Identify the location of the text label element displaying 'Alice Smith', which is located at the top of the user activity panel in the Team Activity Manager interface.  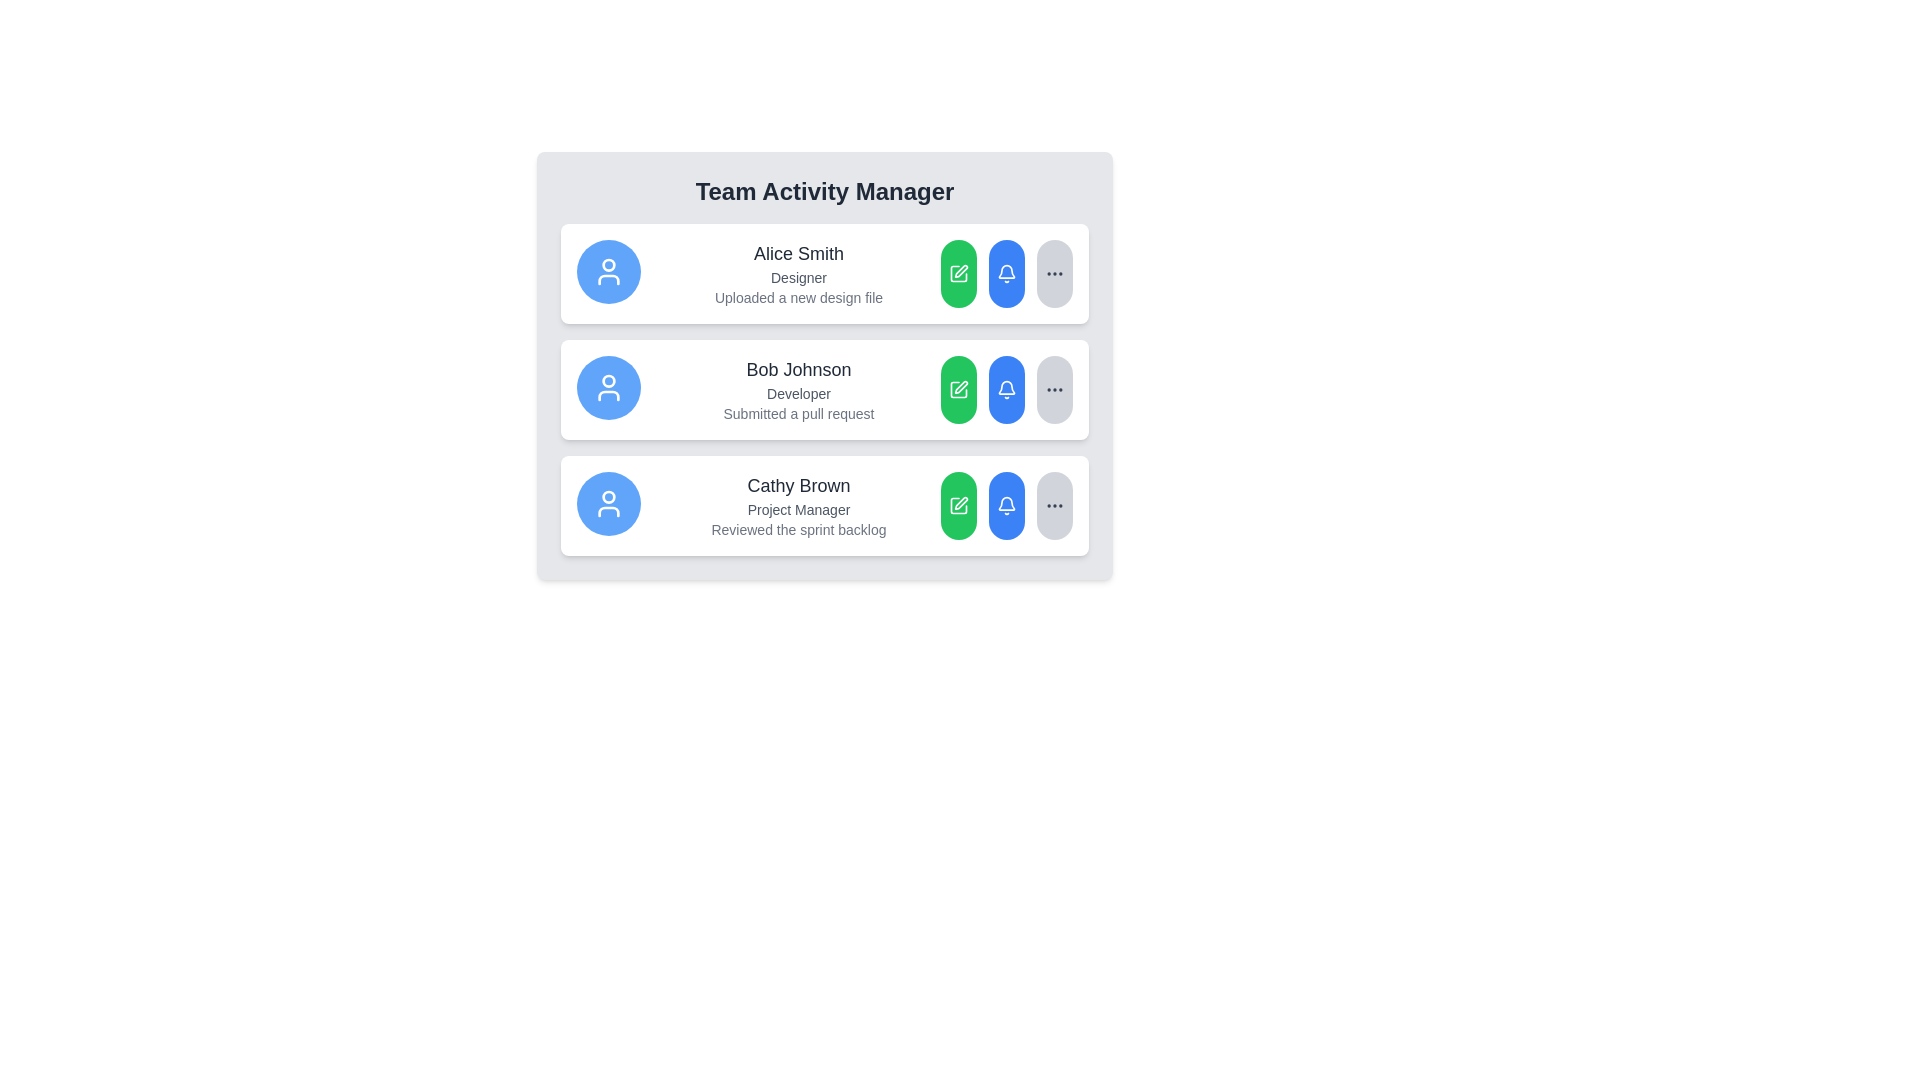
(797, 253).